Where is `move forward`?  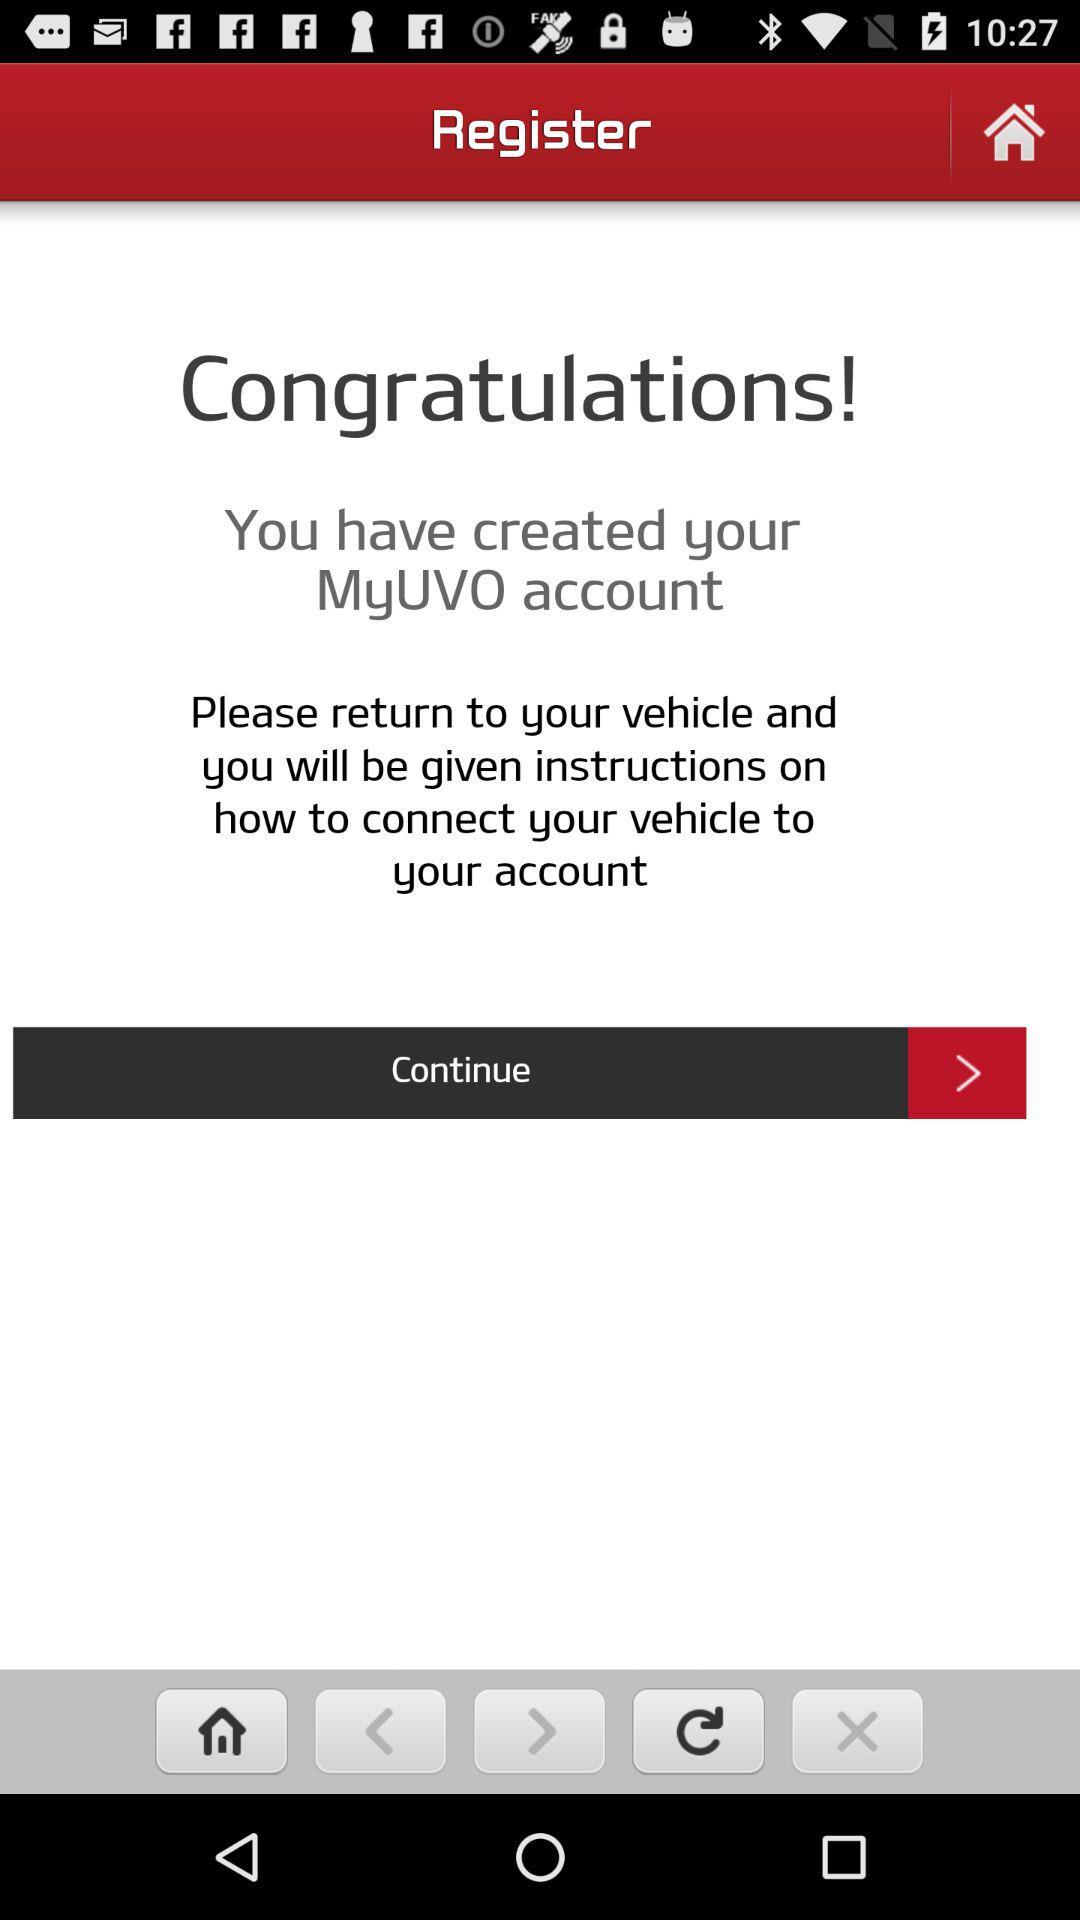
move forward is located at coordinates (538, 1730).